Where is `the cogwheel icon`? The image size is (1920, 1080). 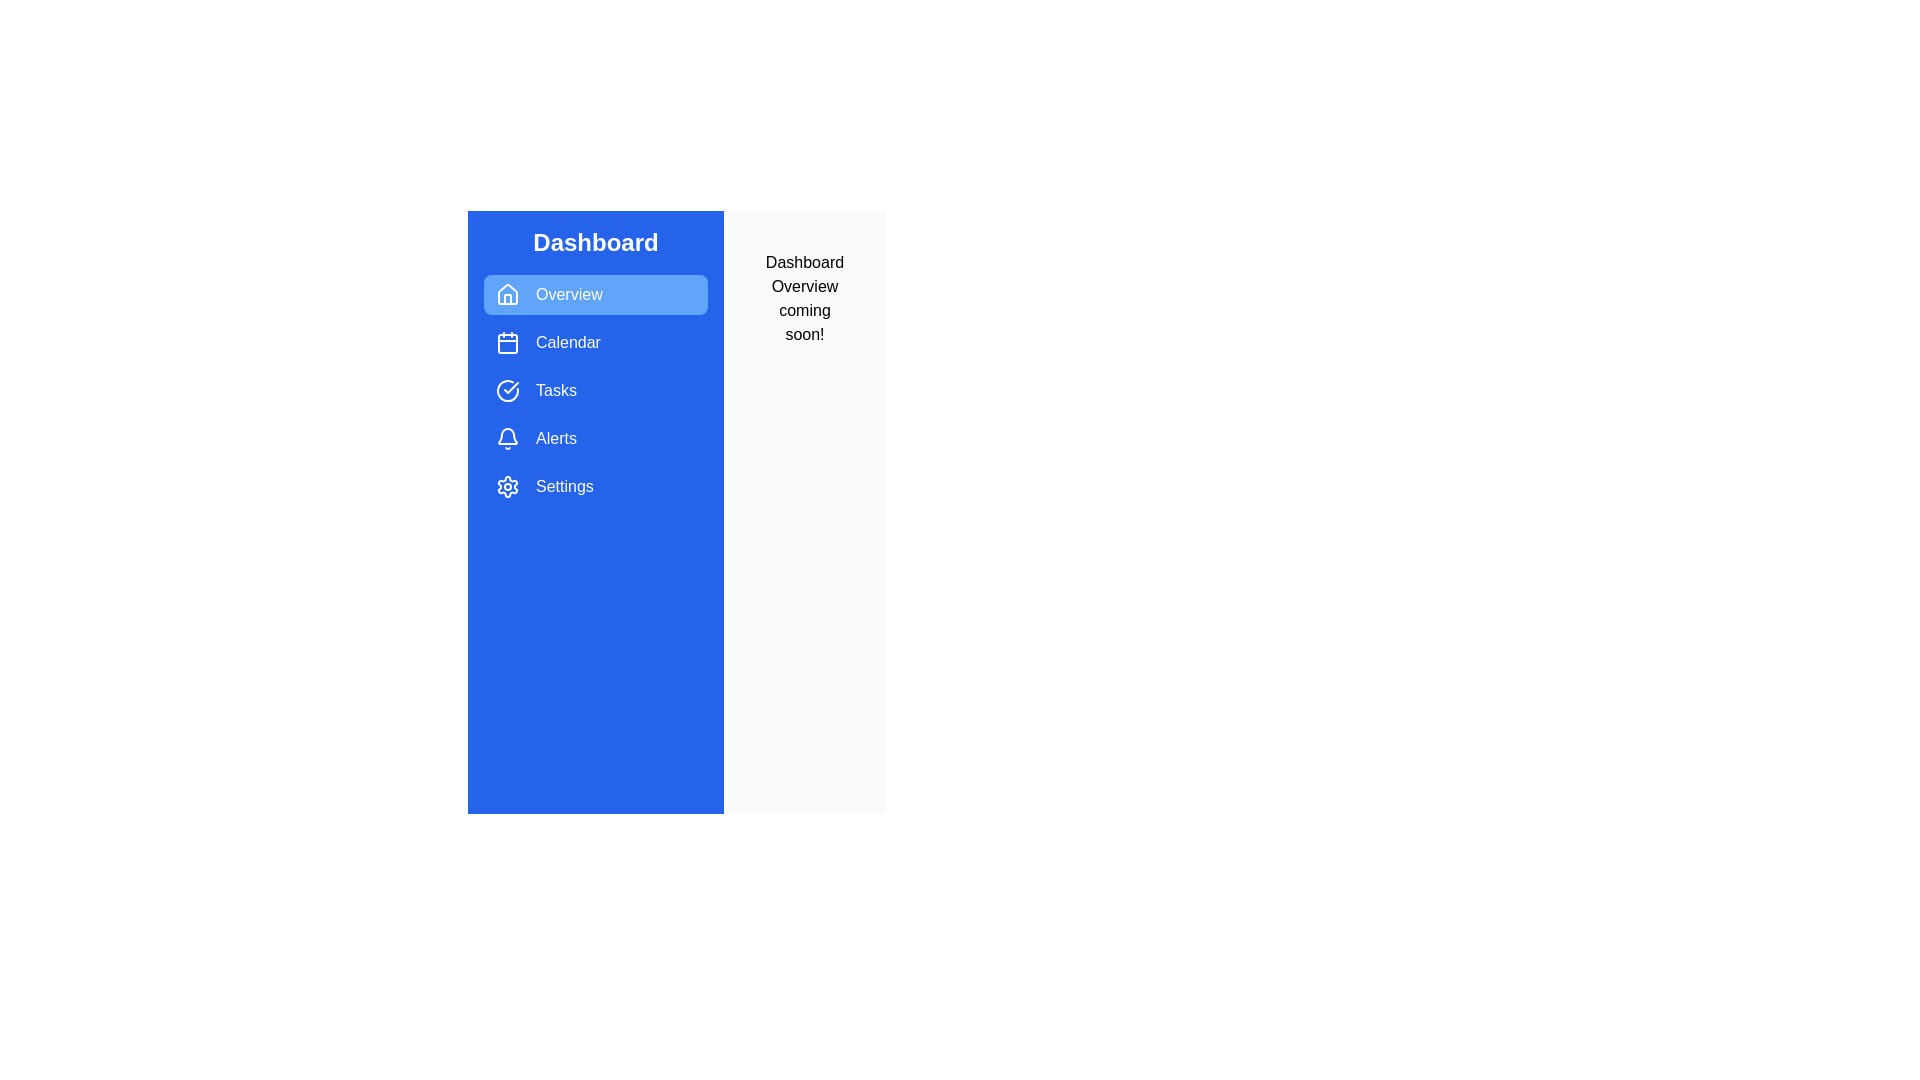
the cogwheel icon is located at coordinates (508, 486).